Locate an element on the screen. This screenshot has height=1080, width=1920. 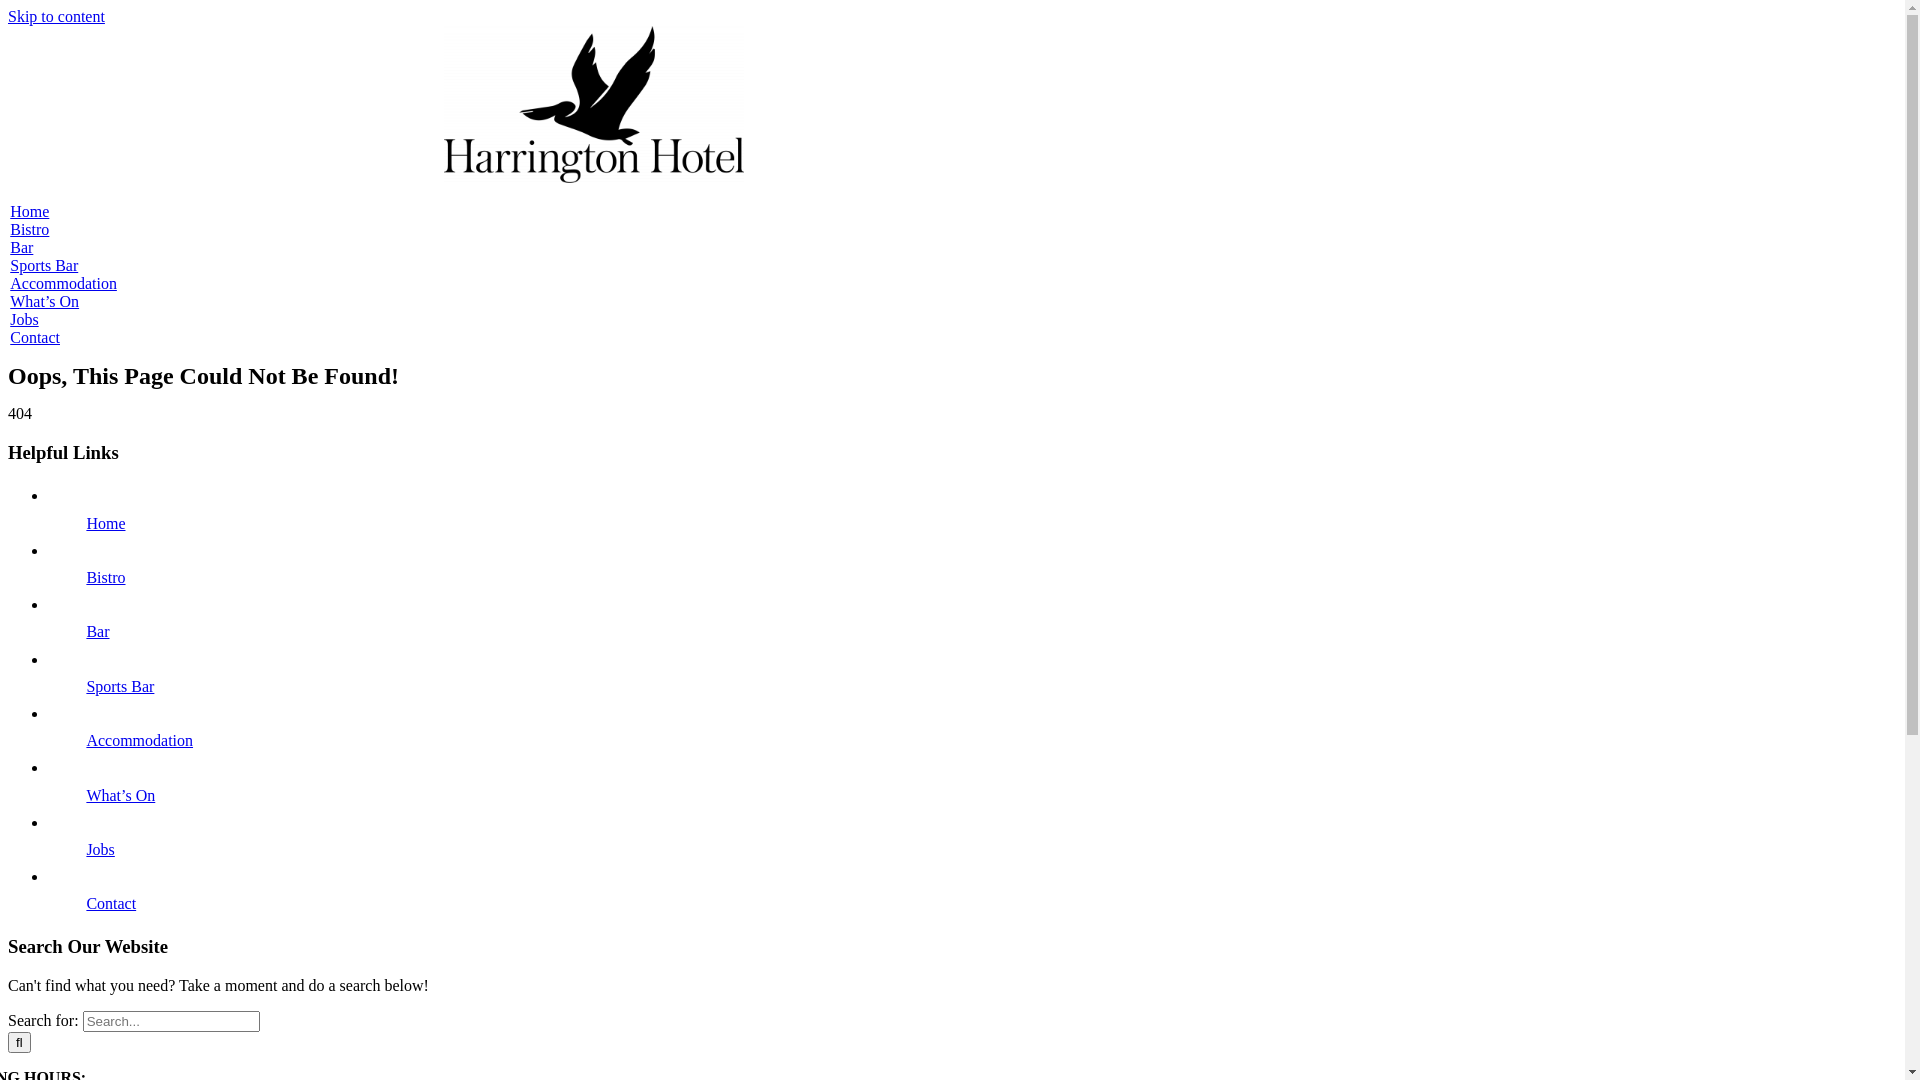
'Sports Bar' is located at coordinates (43, 264).